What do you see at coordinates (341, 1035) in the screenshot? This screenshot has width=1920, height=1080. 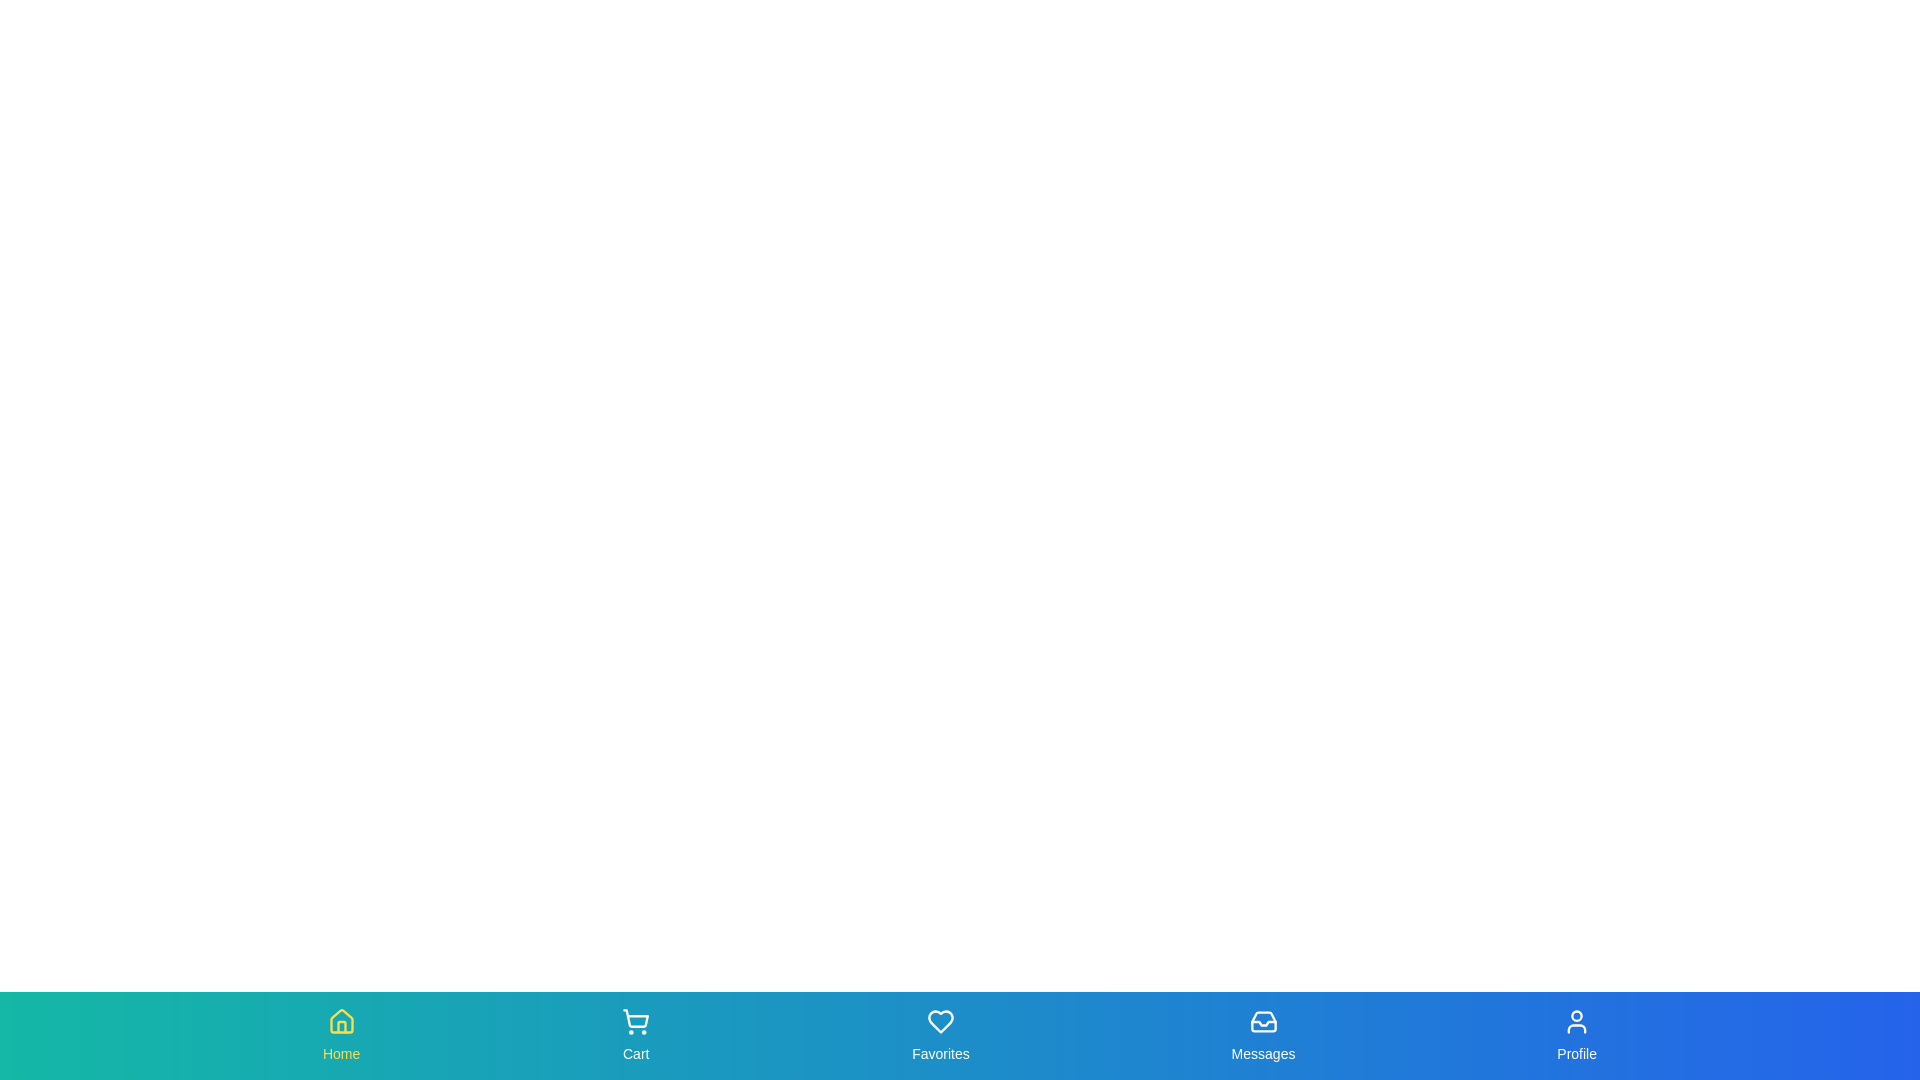 I see `the Home tab in the bottom navigation bar` at bounding box center [341, 1035].